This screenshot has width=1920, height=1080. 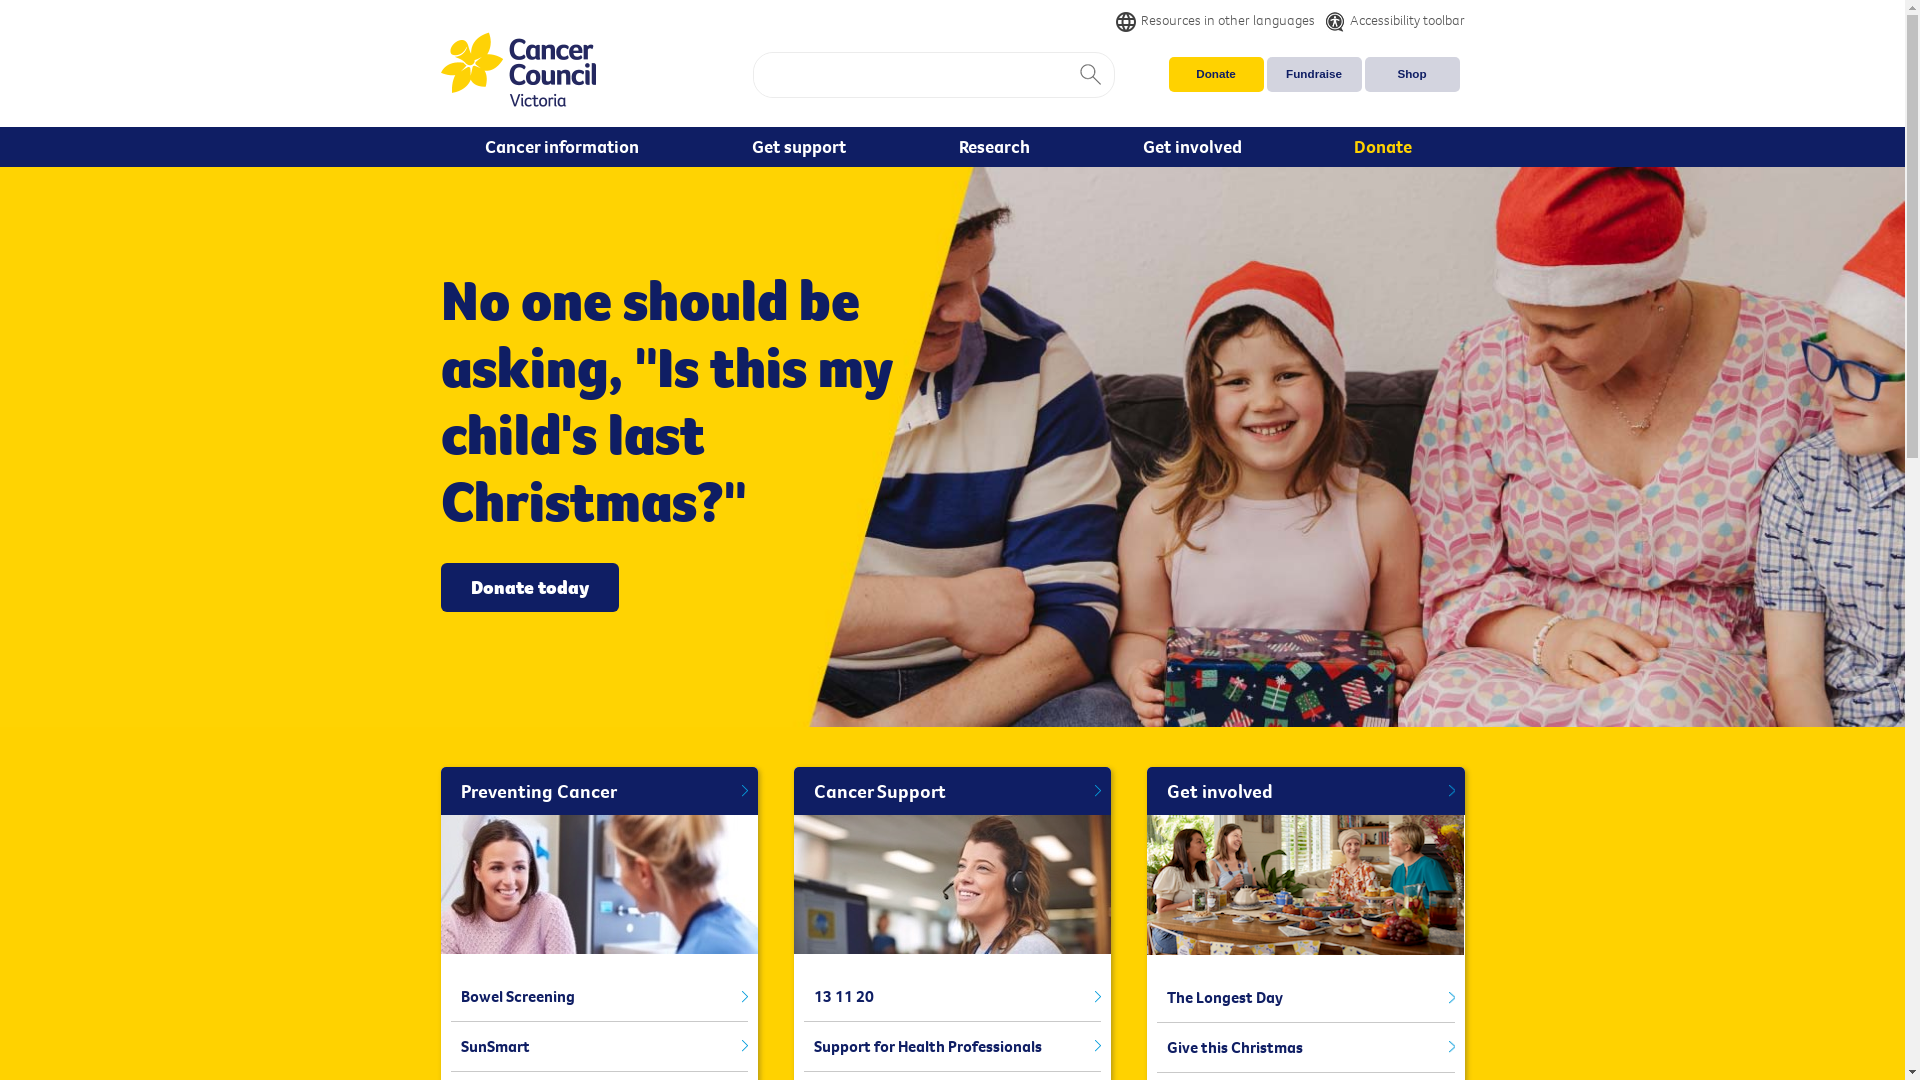 What do you see at coordinates (1410, 73) in the screenshot?
I see `'Shop'` at bounding box center [1410, 73].